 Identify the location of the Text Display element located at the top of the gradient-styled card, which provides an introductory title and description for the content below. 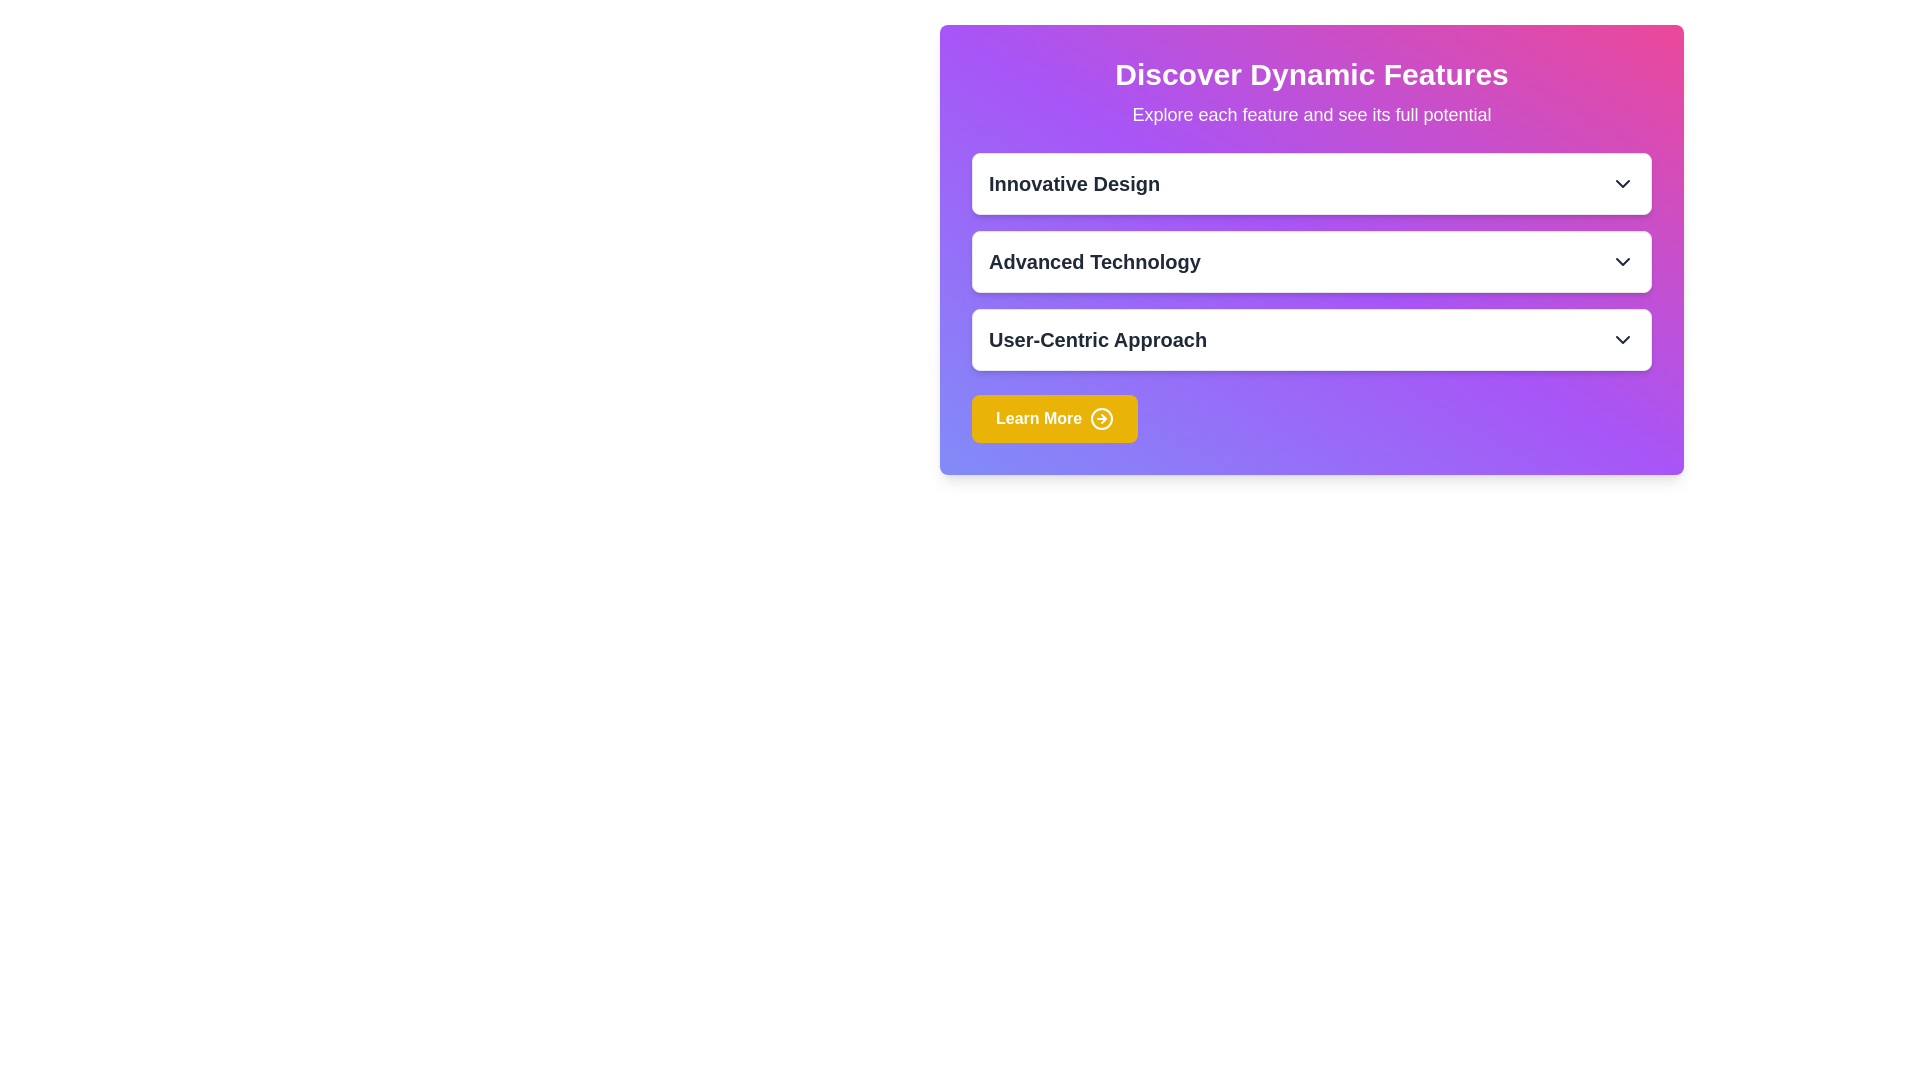
(1311, 92).